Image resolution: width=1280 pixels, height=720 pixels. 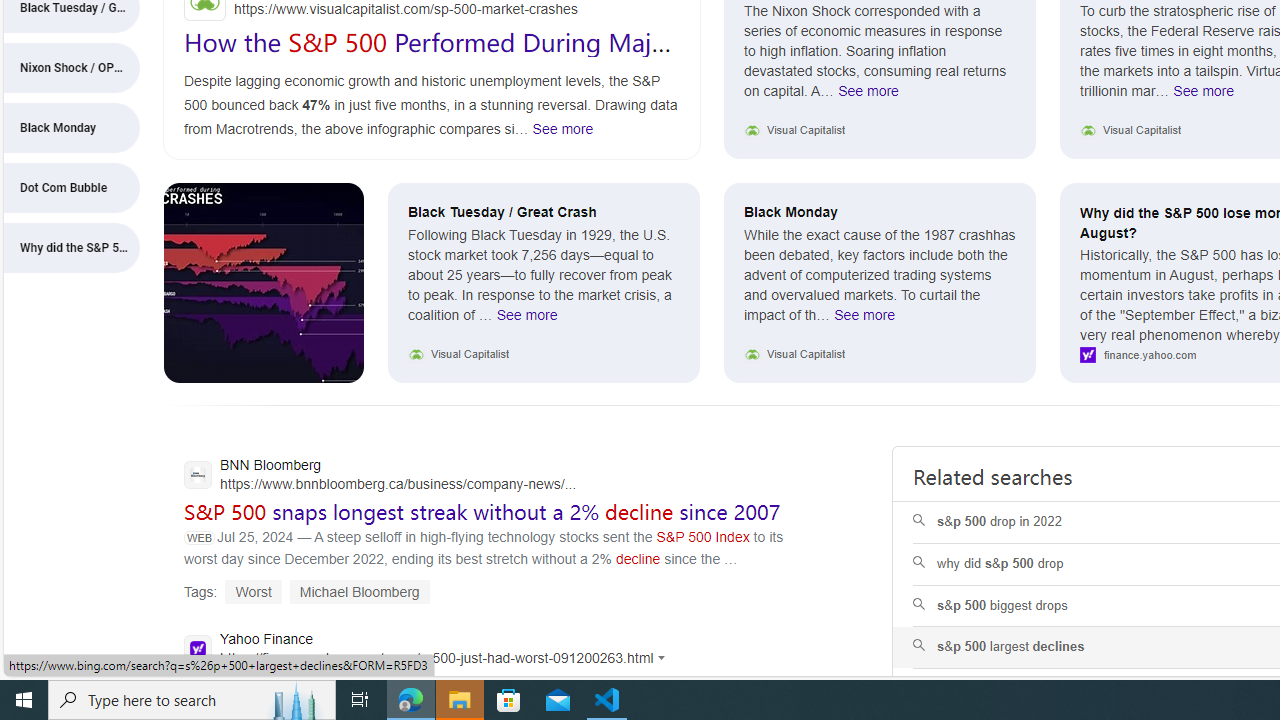 What do you see at coordinates (664, 658) in the screenshot?
I see `'Actions for this site'` at bounding box center [664, 658].